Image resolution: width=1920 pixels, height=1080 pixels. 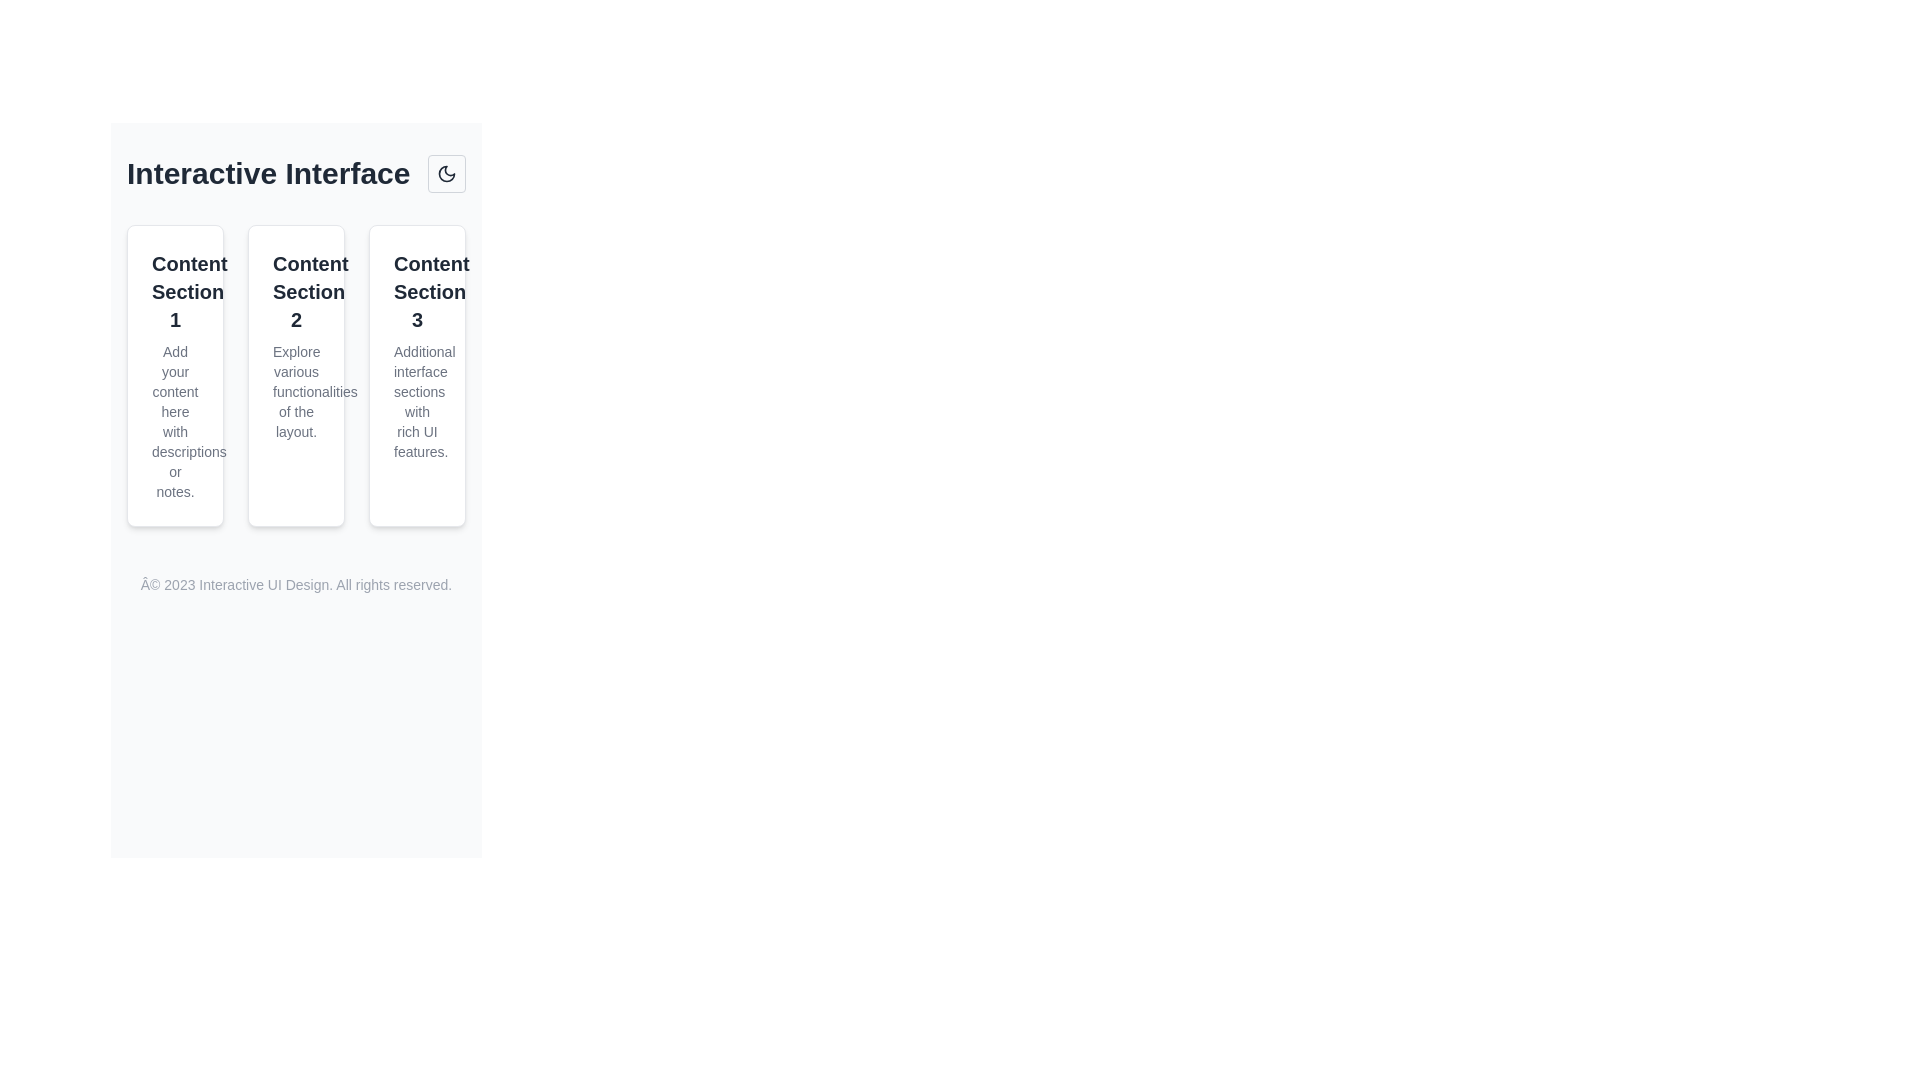 I want to click on the Text Header element located at the top of the rightmost card in a set of three cards, which serves as the title for the section it represents, so click(x=416, y=292).